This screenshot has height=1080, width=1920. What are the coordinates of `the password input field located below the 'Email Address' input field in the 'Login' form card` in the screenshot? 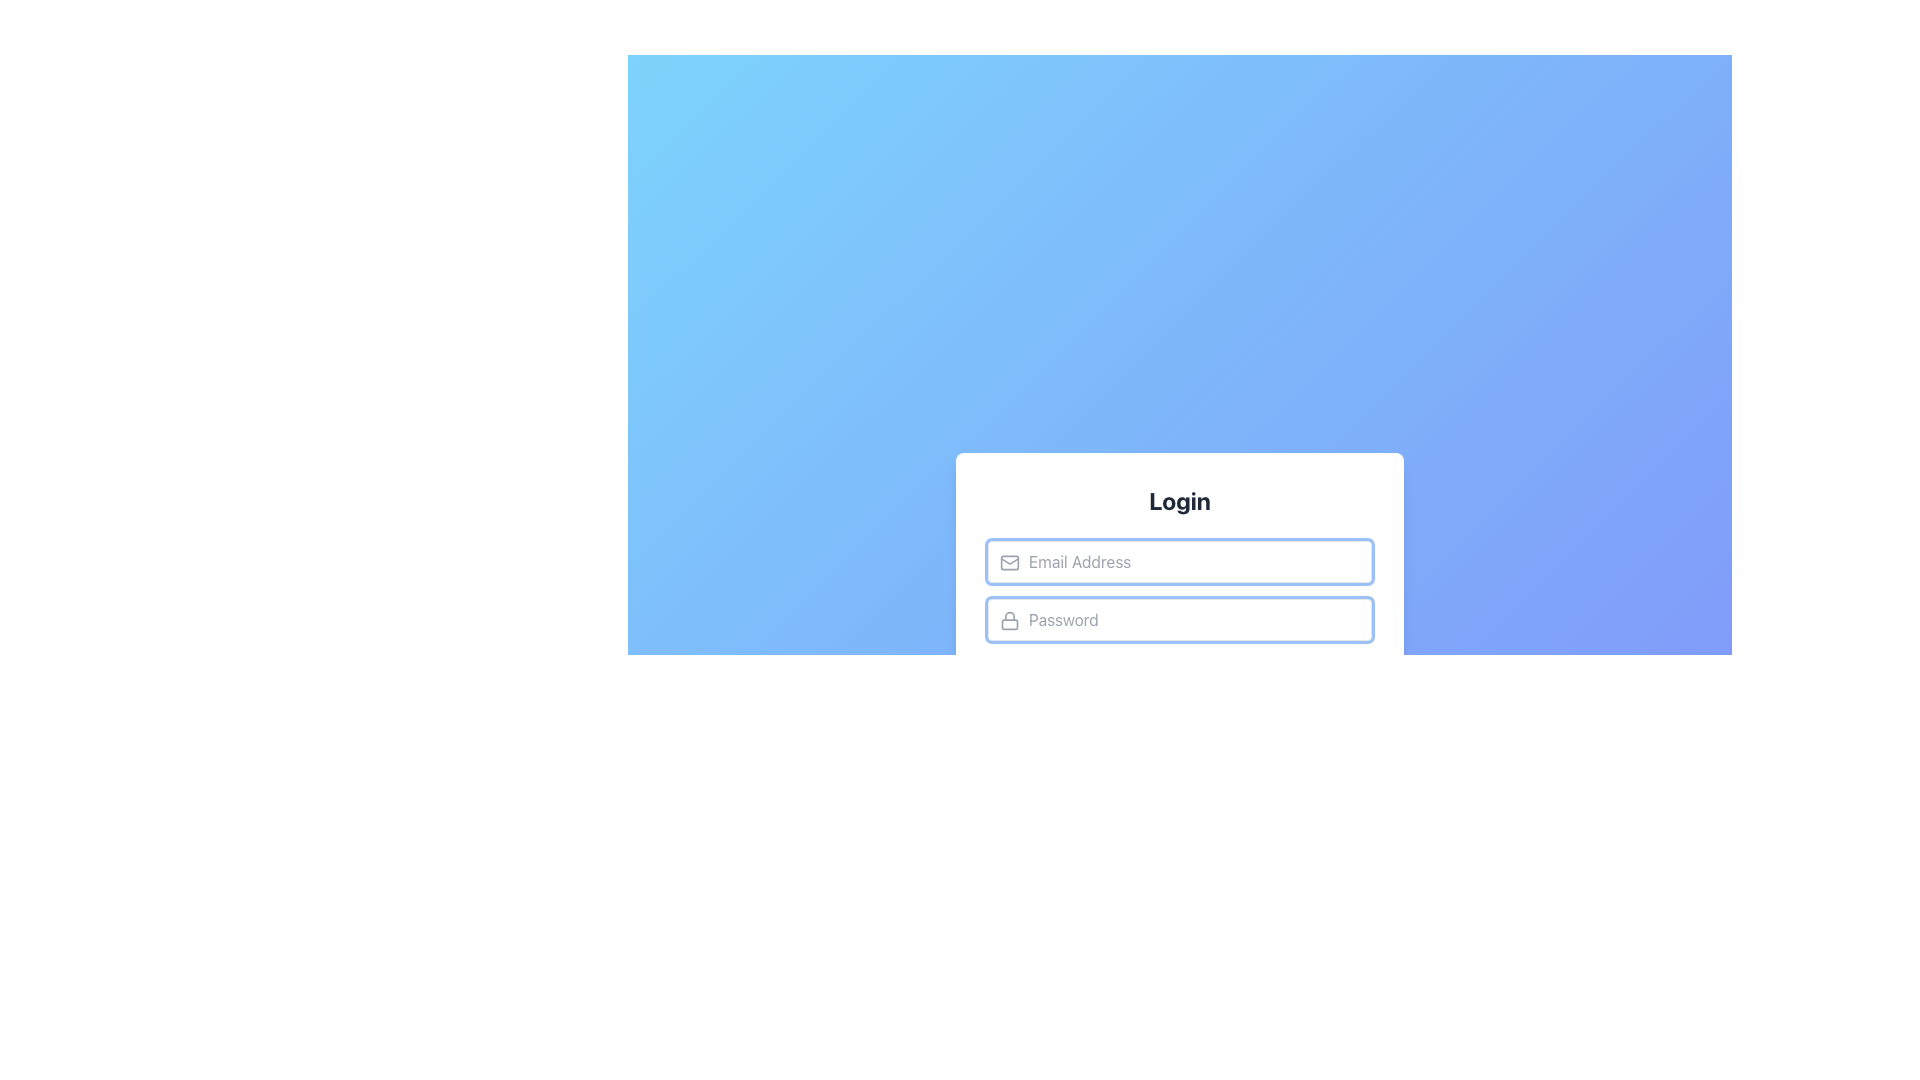 It's located at (1180, 619).